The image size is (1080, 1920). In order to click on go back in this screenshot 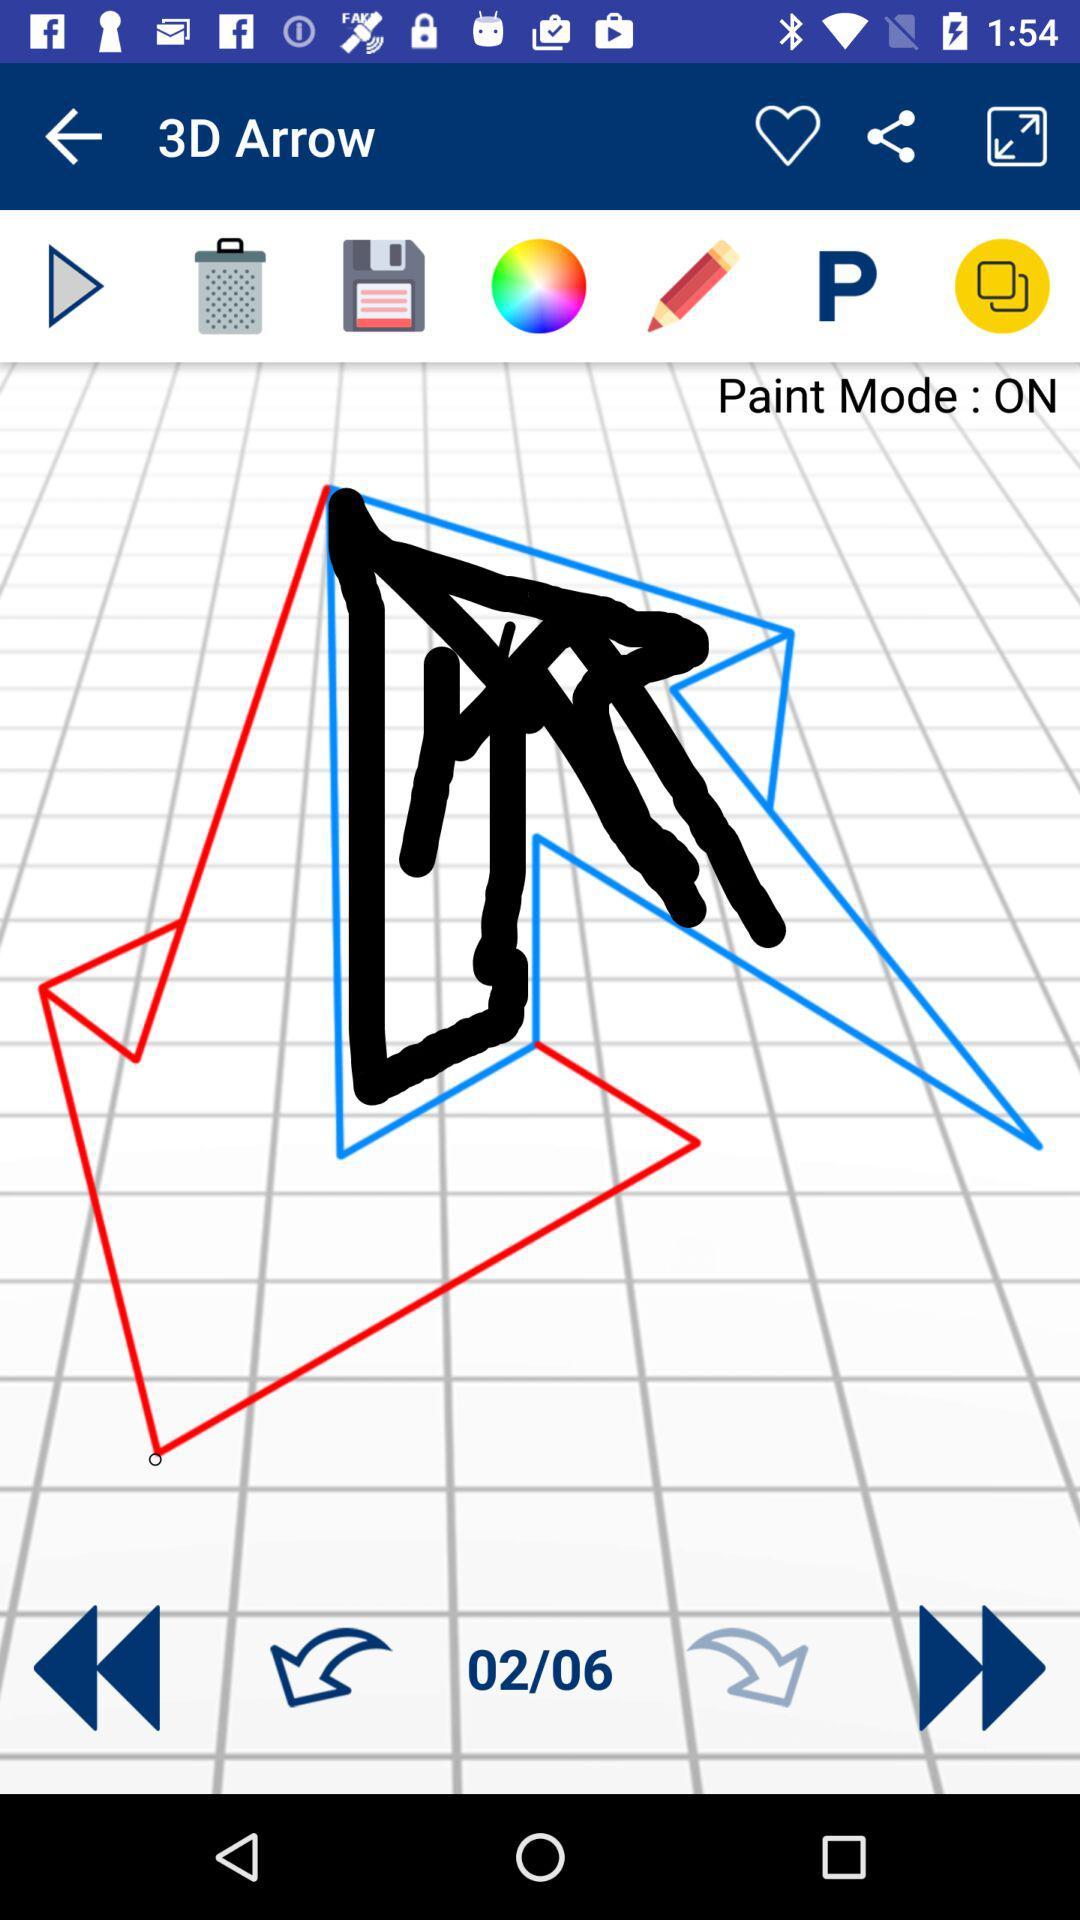, I will do `click(330, 1668)`.